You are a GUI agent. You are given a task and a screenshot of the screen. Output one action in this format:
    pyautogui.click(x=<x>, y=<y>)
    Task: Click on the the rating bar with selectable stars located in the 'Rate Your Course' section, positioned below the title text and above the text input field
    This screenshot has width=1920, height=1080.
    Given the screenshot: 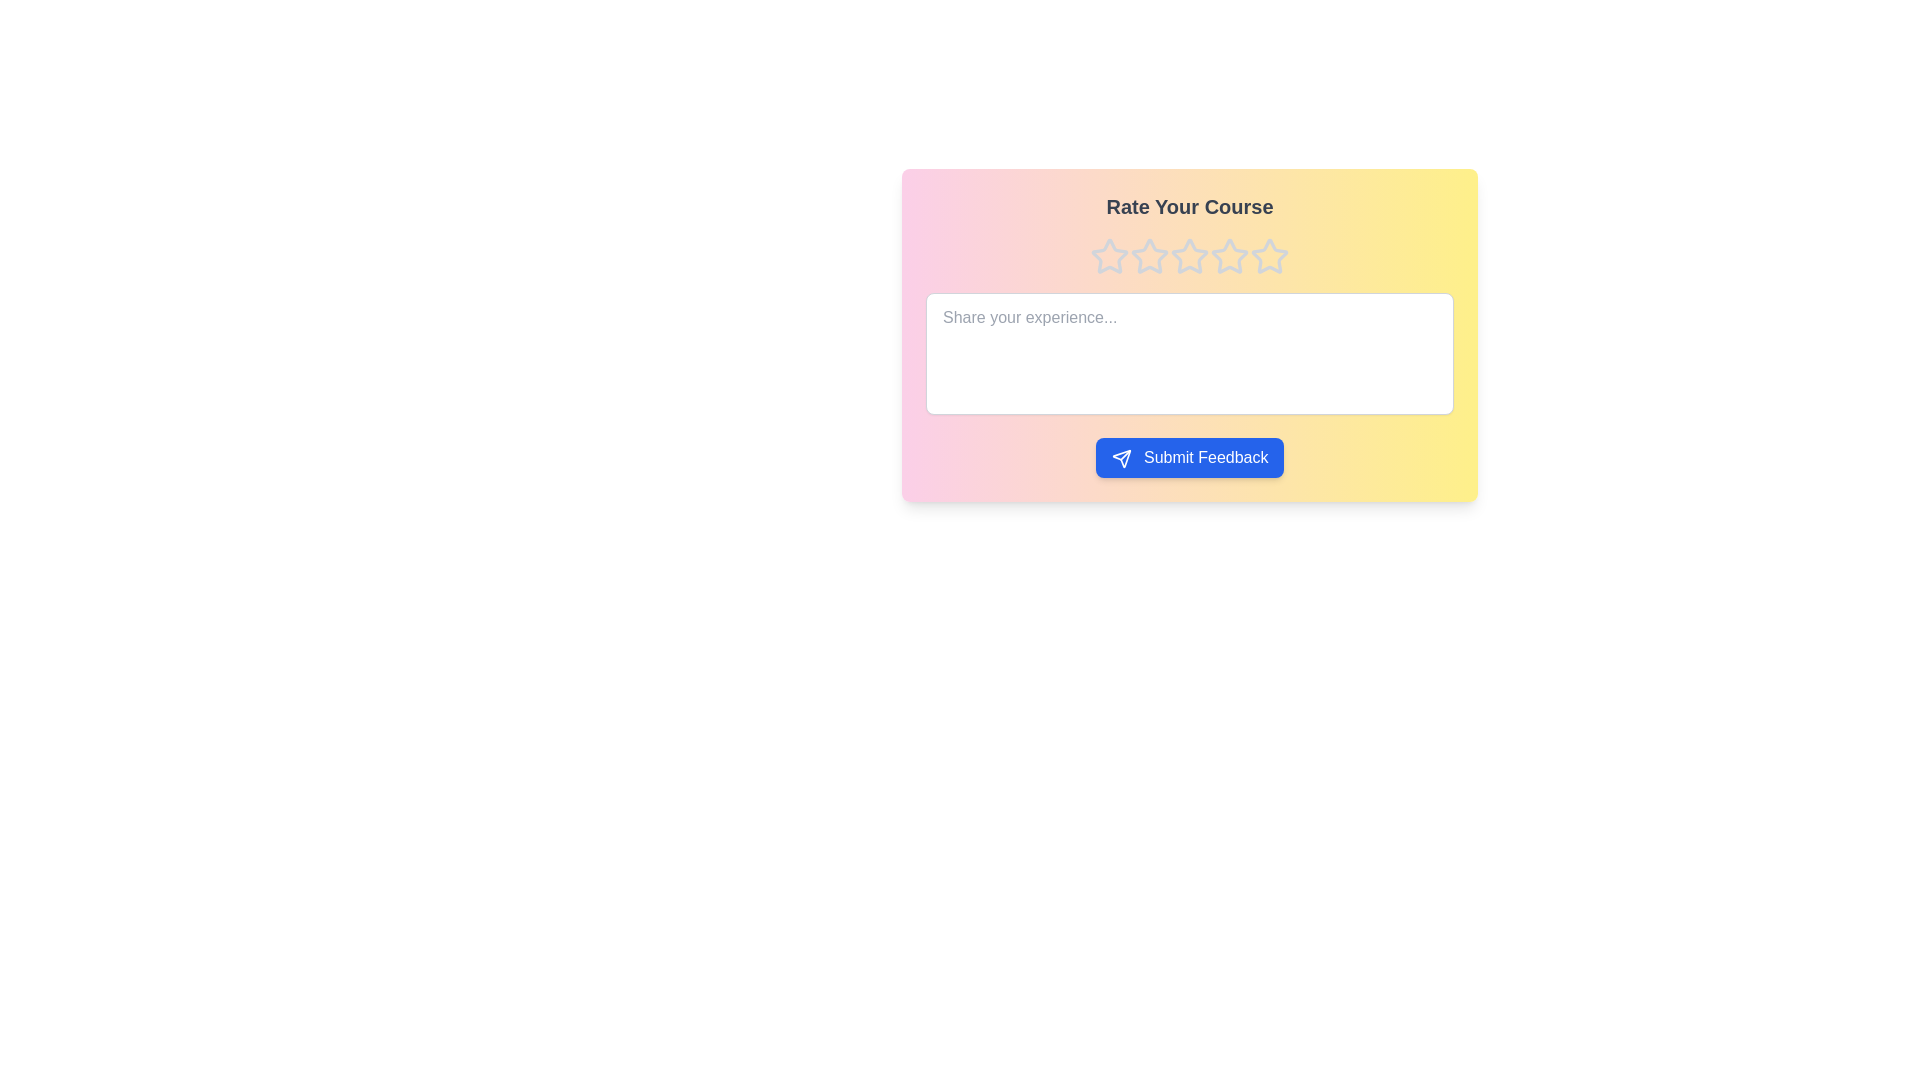 What is the action you would take?
    pyautogui.click(x=1190, y=256)
    